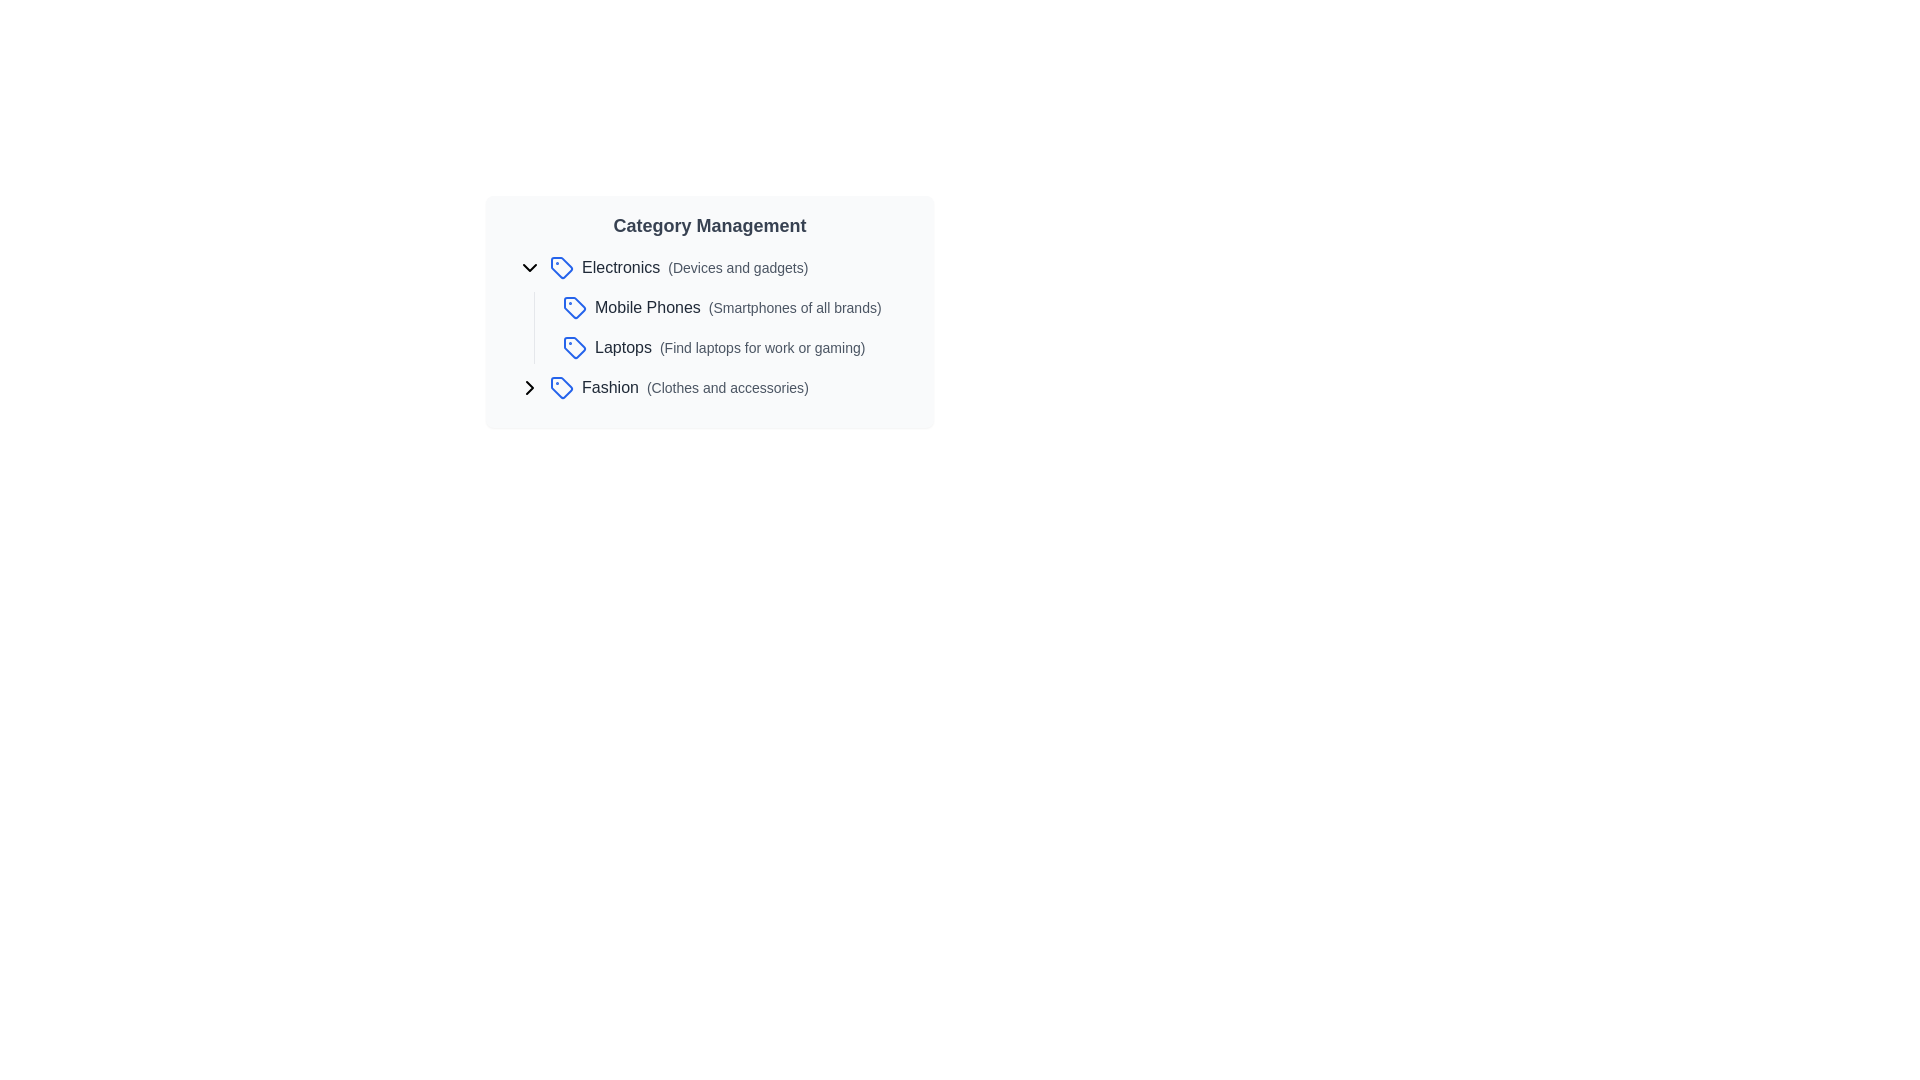 This screenshot has height=1080, width=1920. What do you see at coordinates (574, 346) in the screenshot?
I see `the 'Laptops' category tag icon, which is the third item in a vertical list representing the 'Laptops' category, positioned to the left of the text 'Laptops'` at bounding box center [574, 346].